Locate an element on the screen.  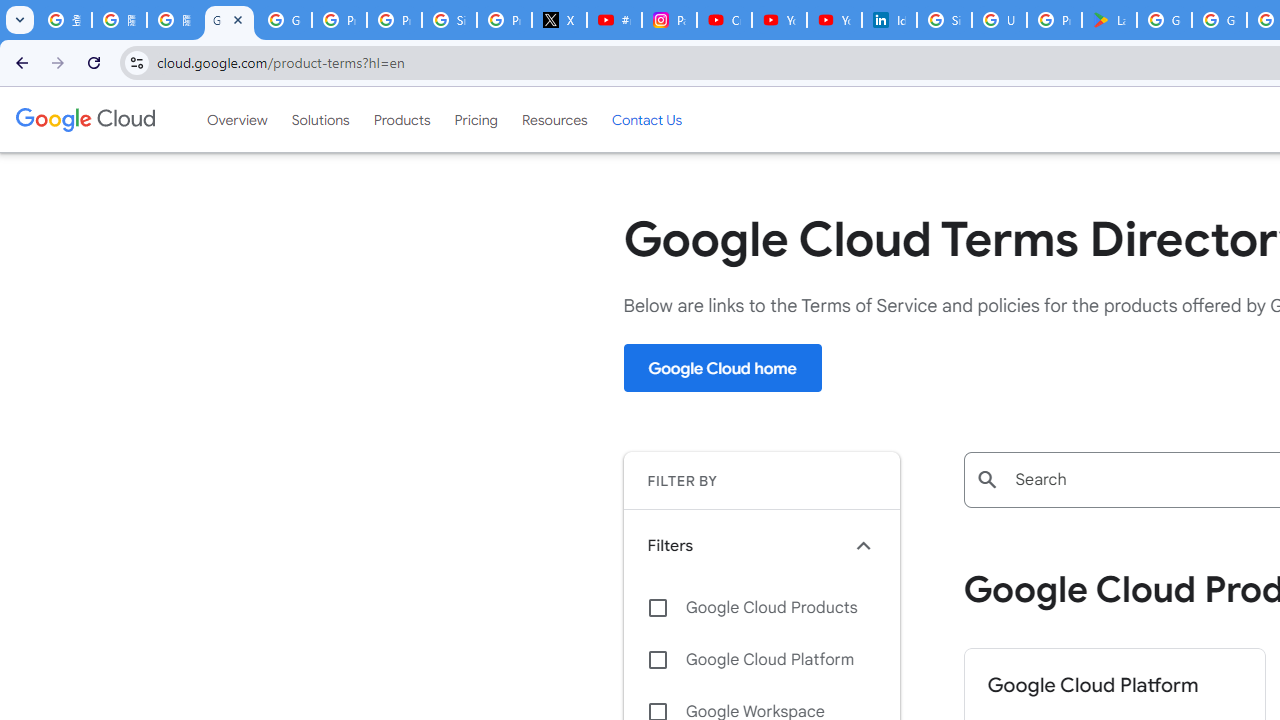
'Resources' is located at coordinates (554, 119).